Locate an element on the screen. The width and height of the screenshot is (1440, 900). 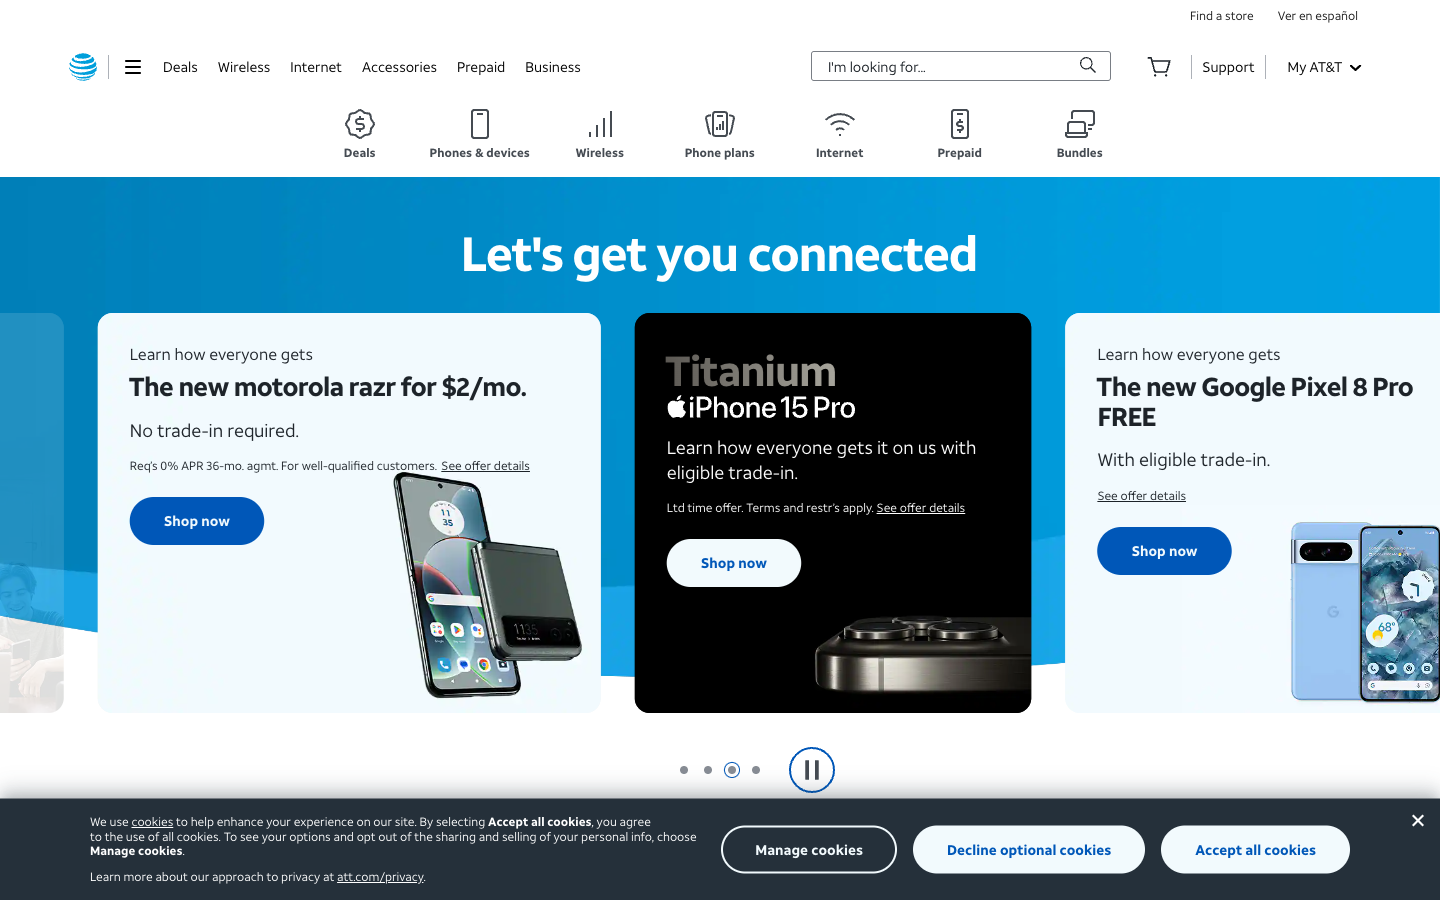
phone tariff options is located at coordinates (720, 134).